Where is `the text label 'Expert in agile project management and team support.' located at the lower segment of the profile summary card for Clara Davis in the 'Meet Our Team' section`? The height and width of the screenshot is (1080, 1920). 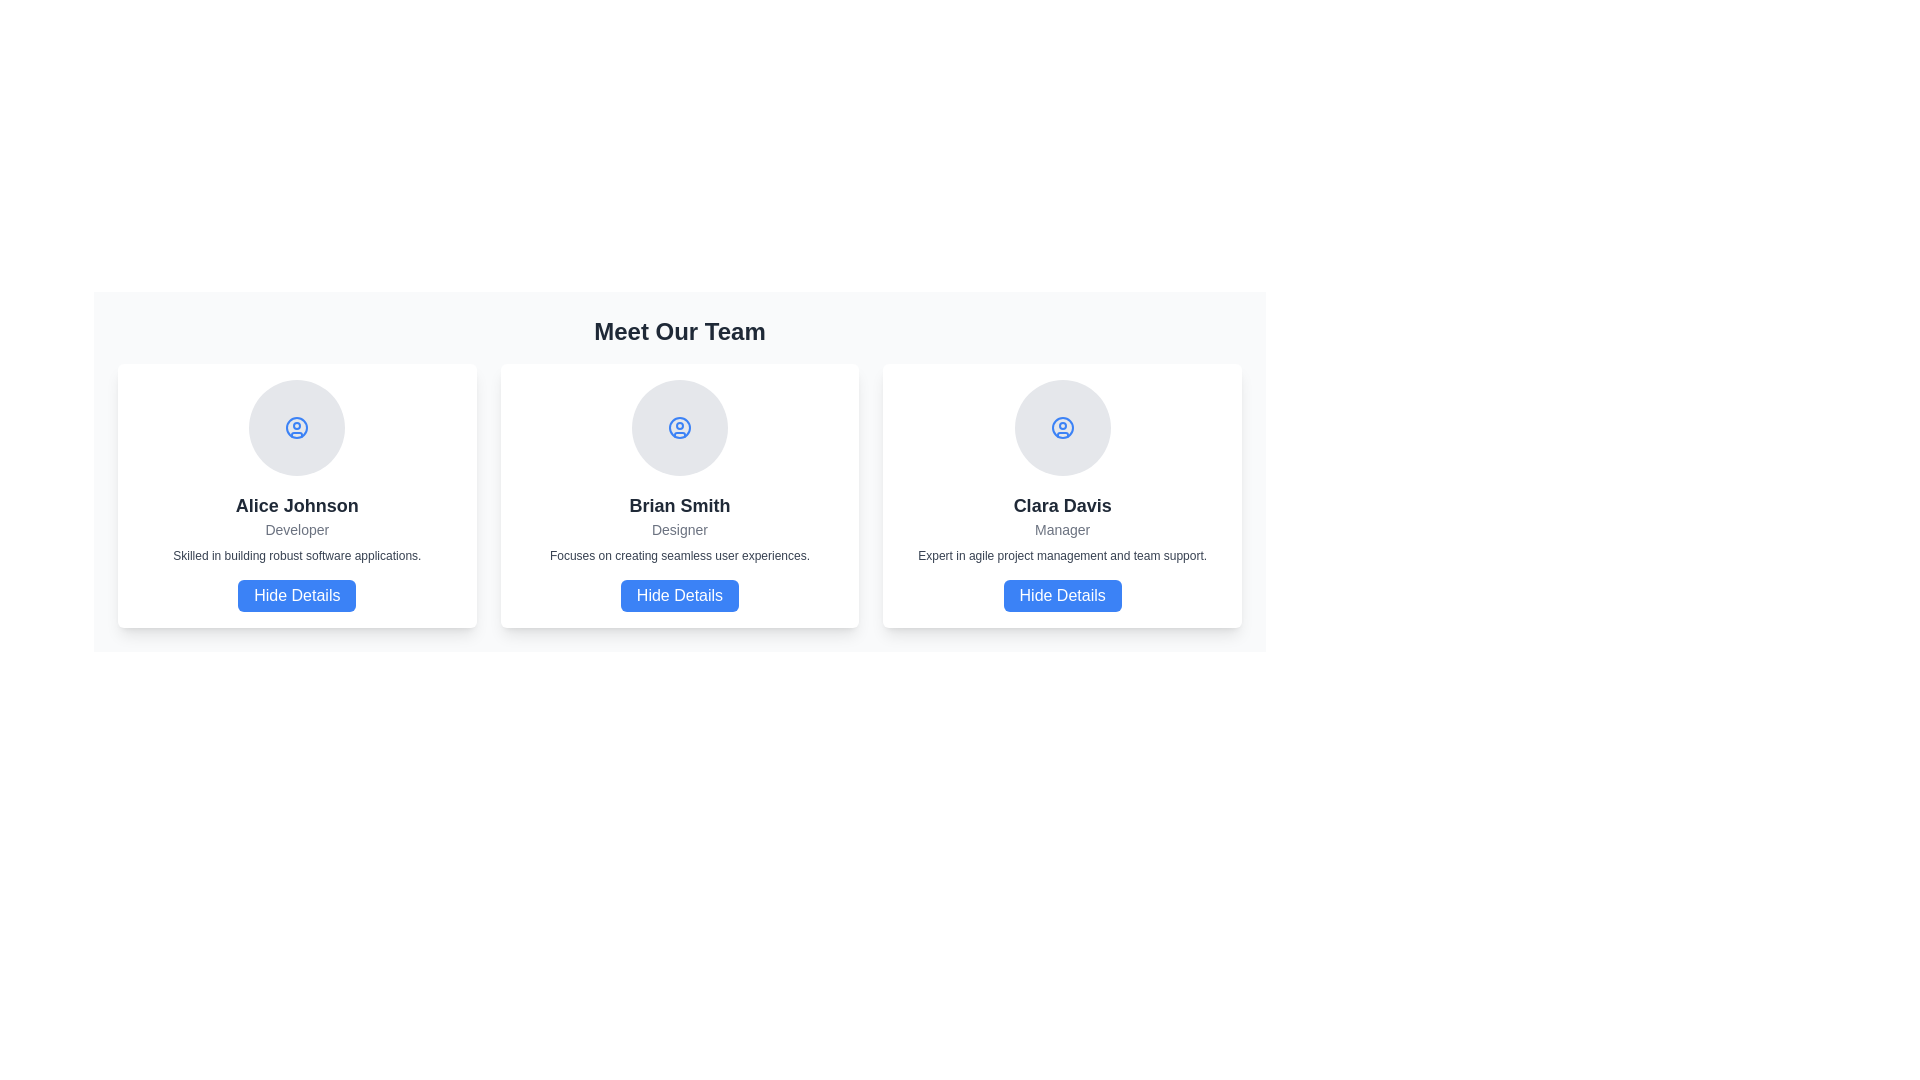 the text label 'Expert in agile project management and team support.' located at the lower segment of the profile summary card for Clara Davis in the 'Meet Our Team' section is located at coordinates (1061, 555).